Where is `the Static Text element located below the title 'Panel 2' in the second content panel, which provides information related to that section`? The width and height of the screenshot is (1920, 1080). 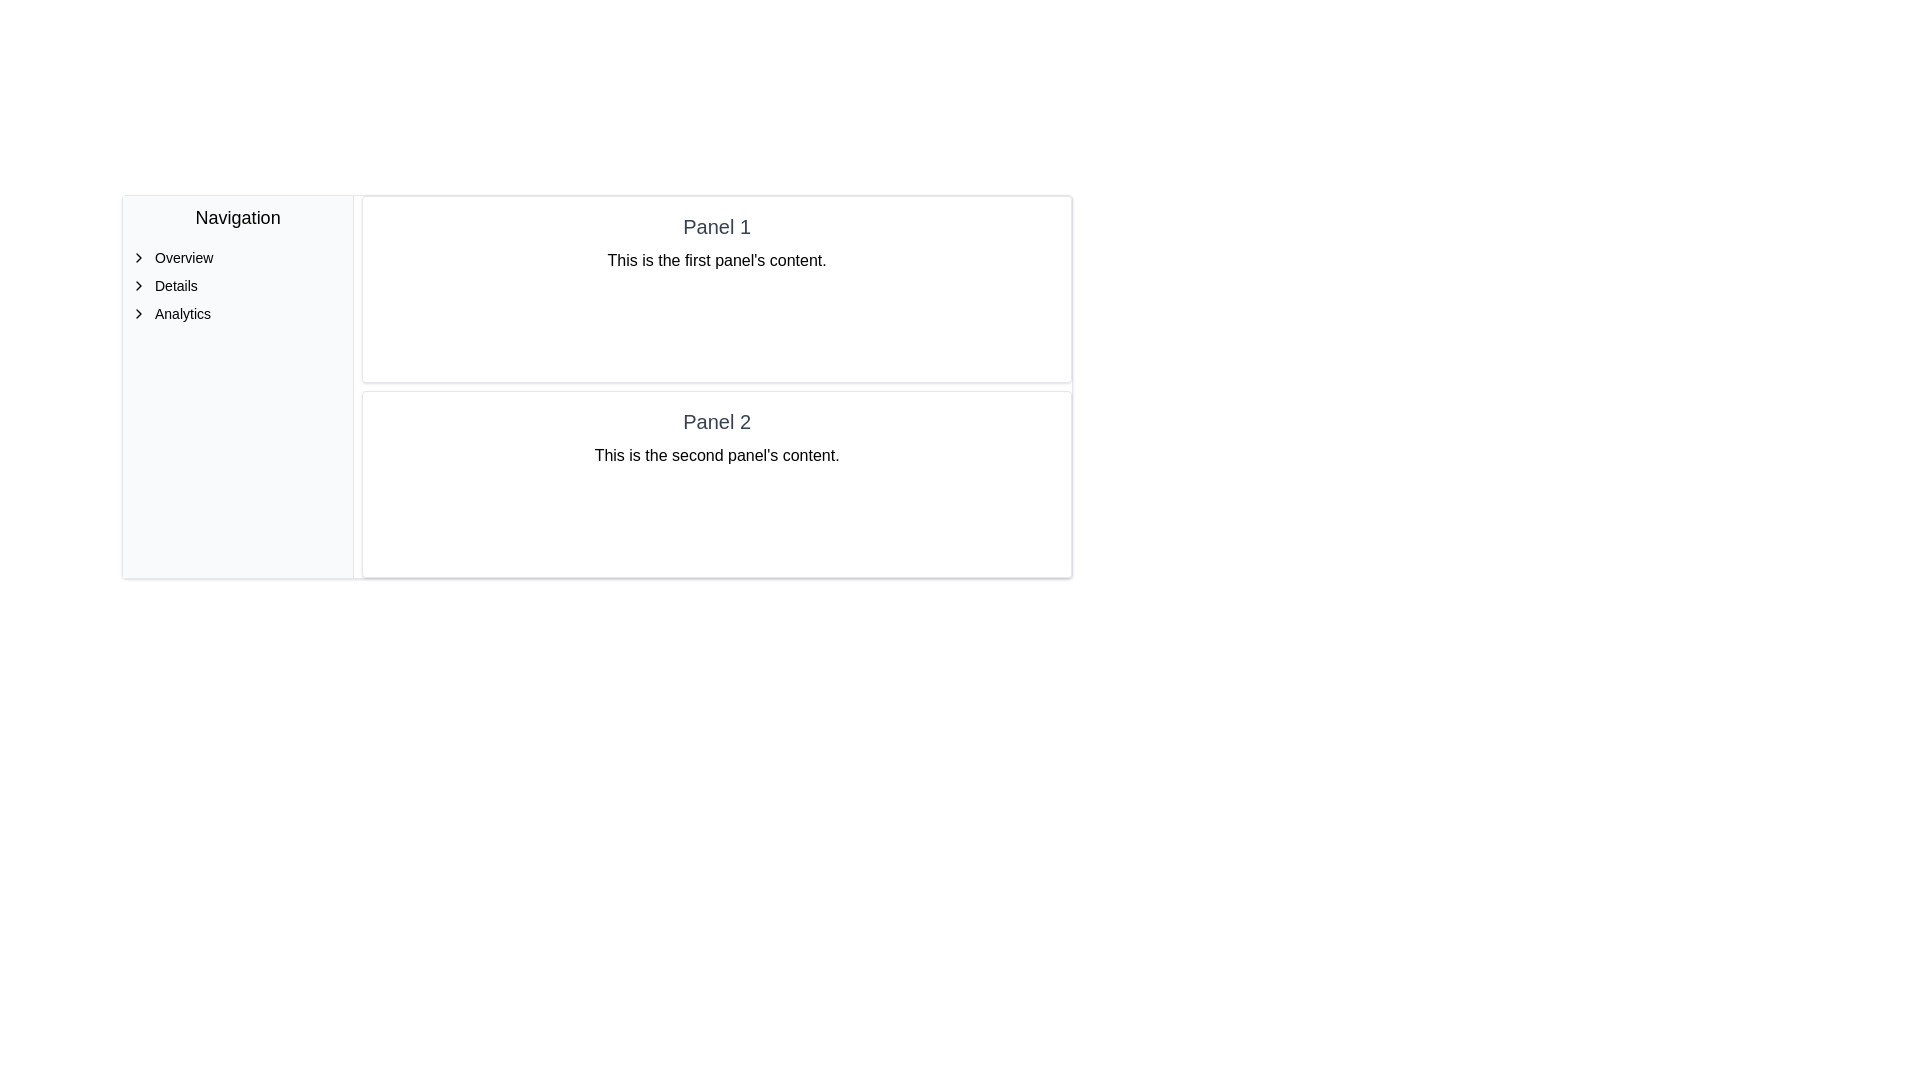
the Static Text element located below the title 'Panel 2' in the second content panel, which provides information related to that section is located at coordinates (717, 455).